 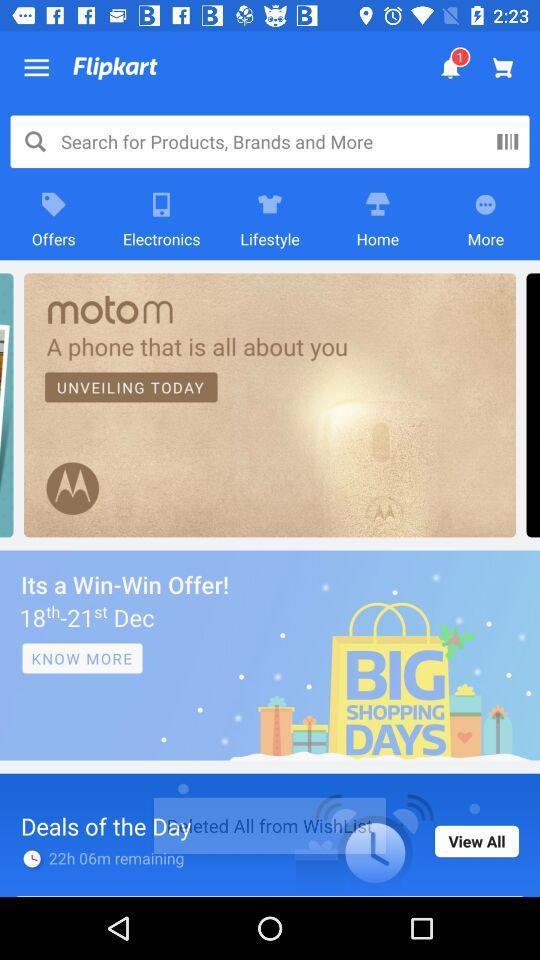 What do you see at coordinates (451, 68) in the screenshot?
I see `the bell icon at the top of the page` at bounding box center [451, 68].